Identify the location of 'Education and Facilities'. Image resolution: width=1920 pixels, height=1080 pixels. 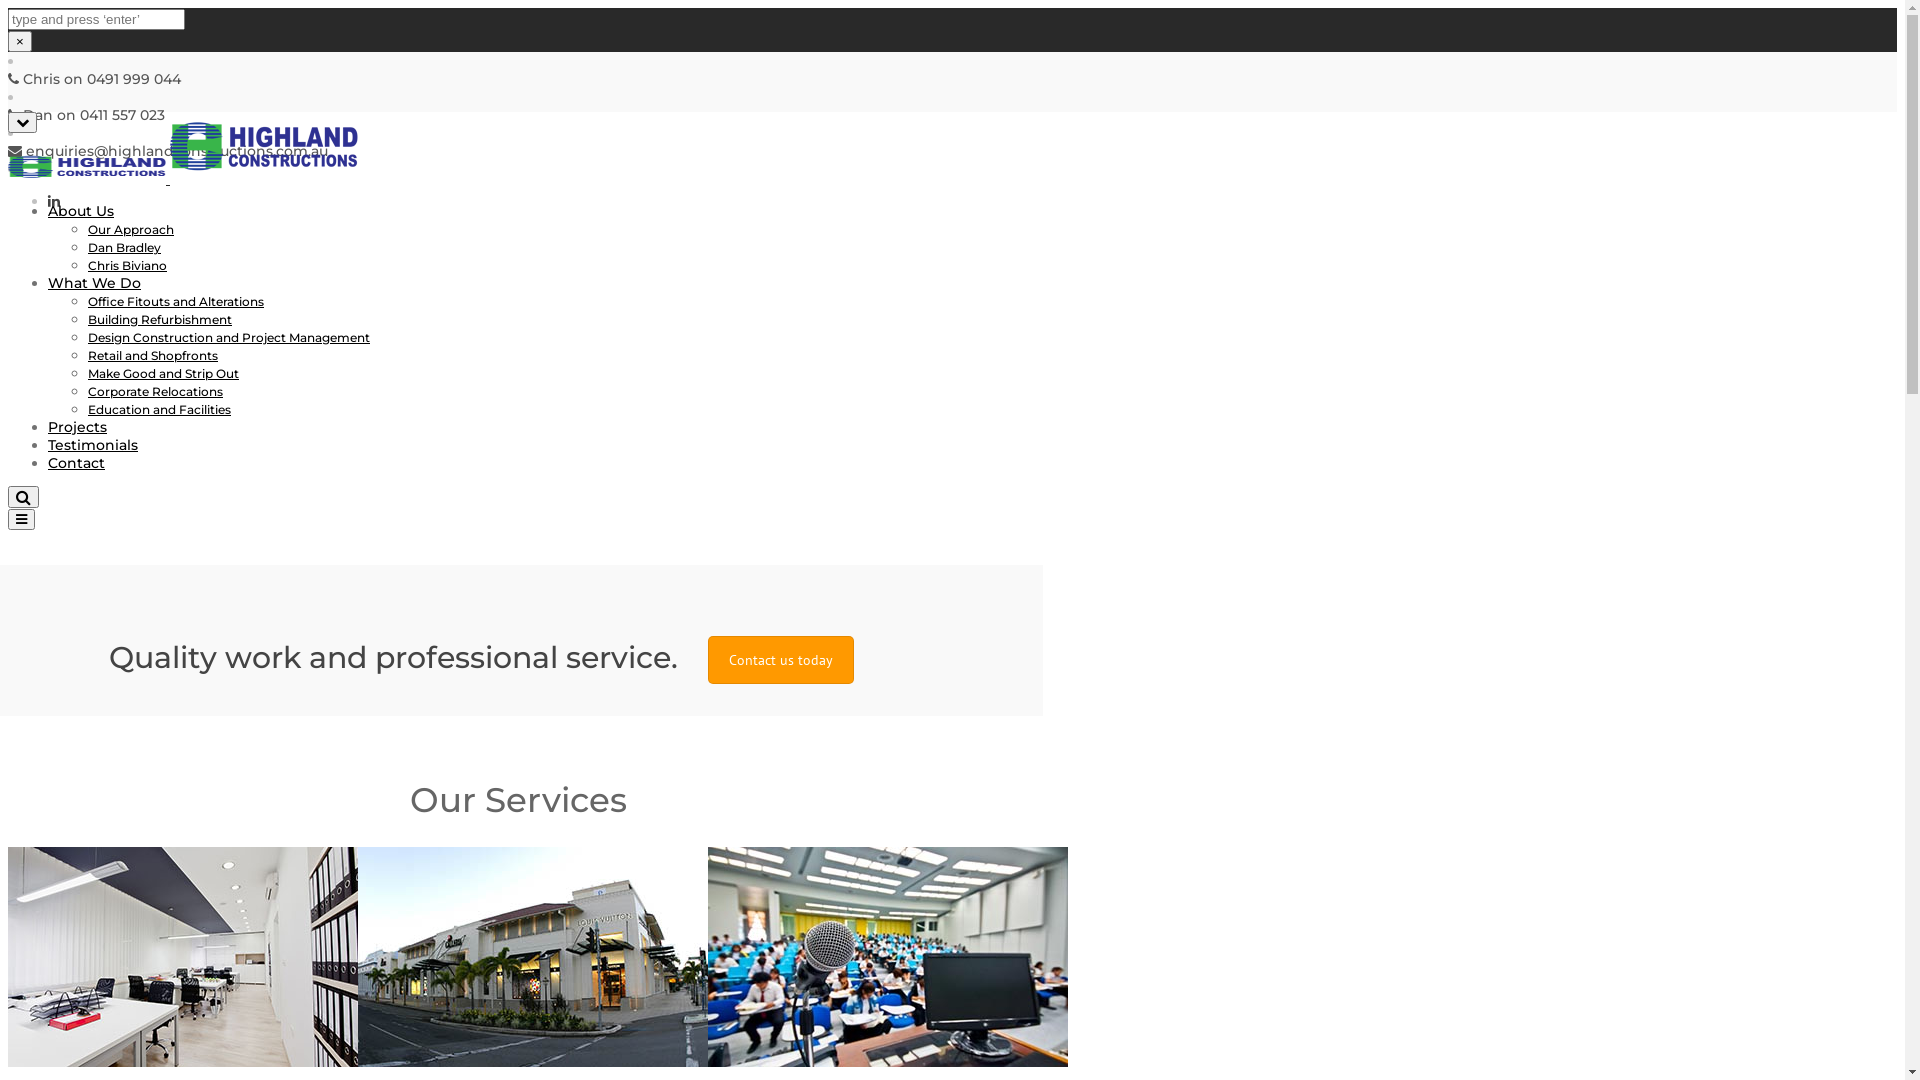
(158, 408).